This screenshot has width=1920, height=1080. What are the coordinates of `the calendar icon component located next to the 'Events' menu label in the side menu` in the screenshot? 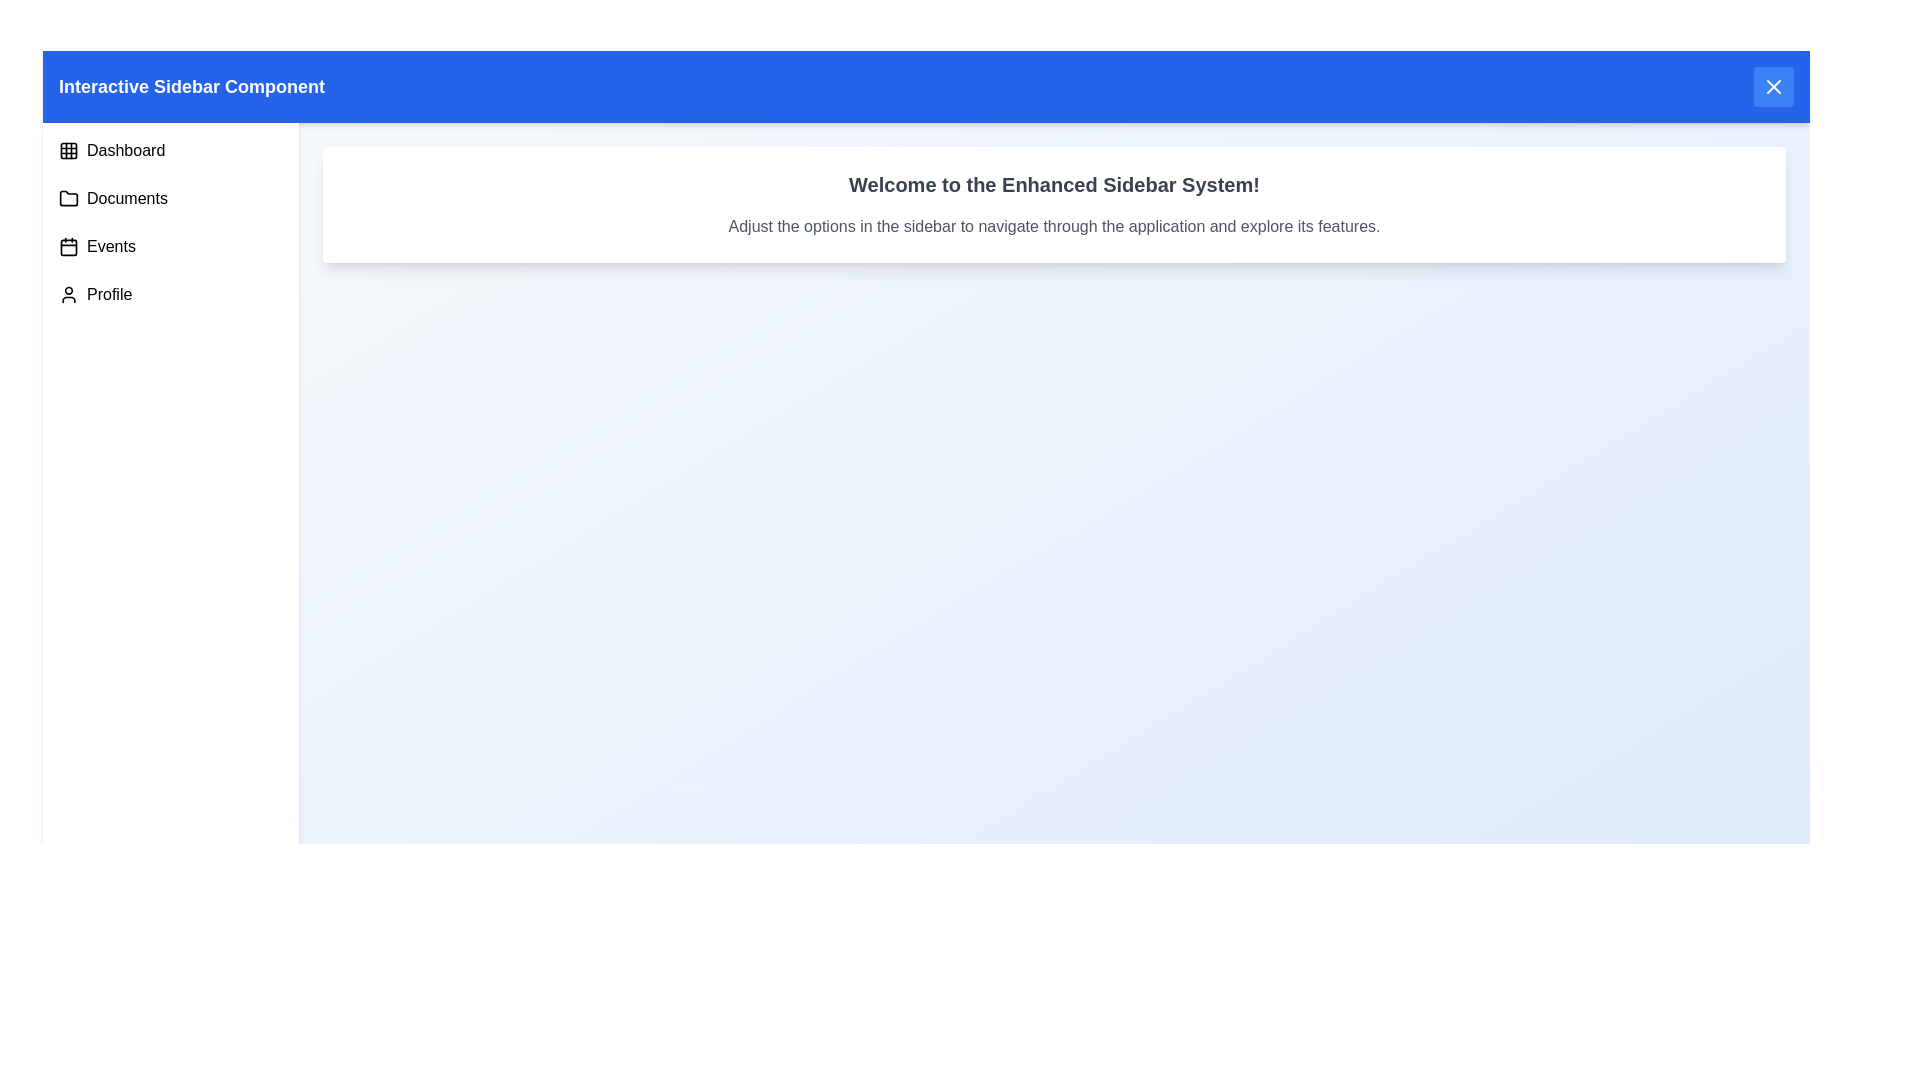 It's located at (68, 245).